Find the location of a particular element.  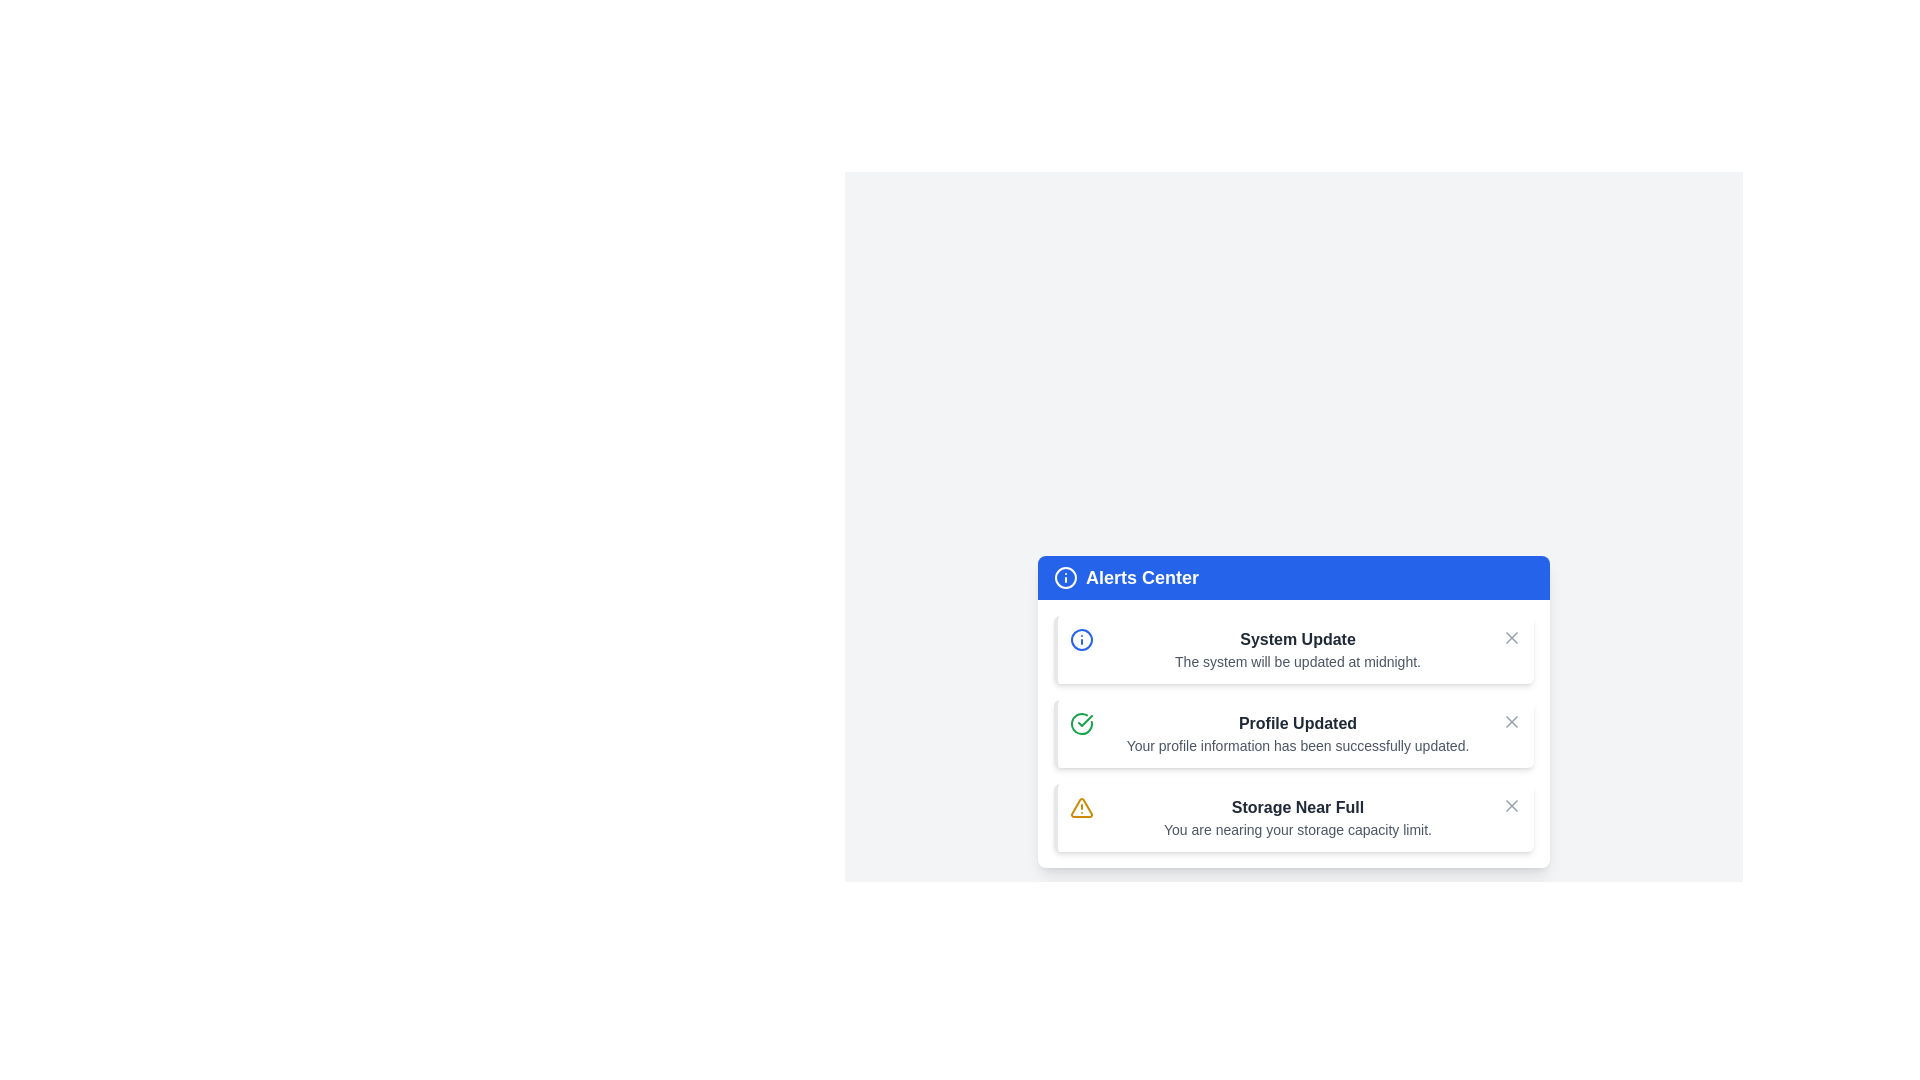

the filled circular graphic component with a blue border and white fill, located within the 'System Update' alert card is located at coordinates (1080, 640).